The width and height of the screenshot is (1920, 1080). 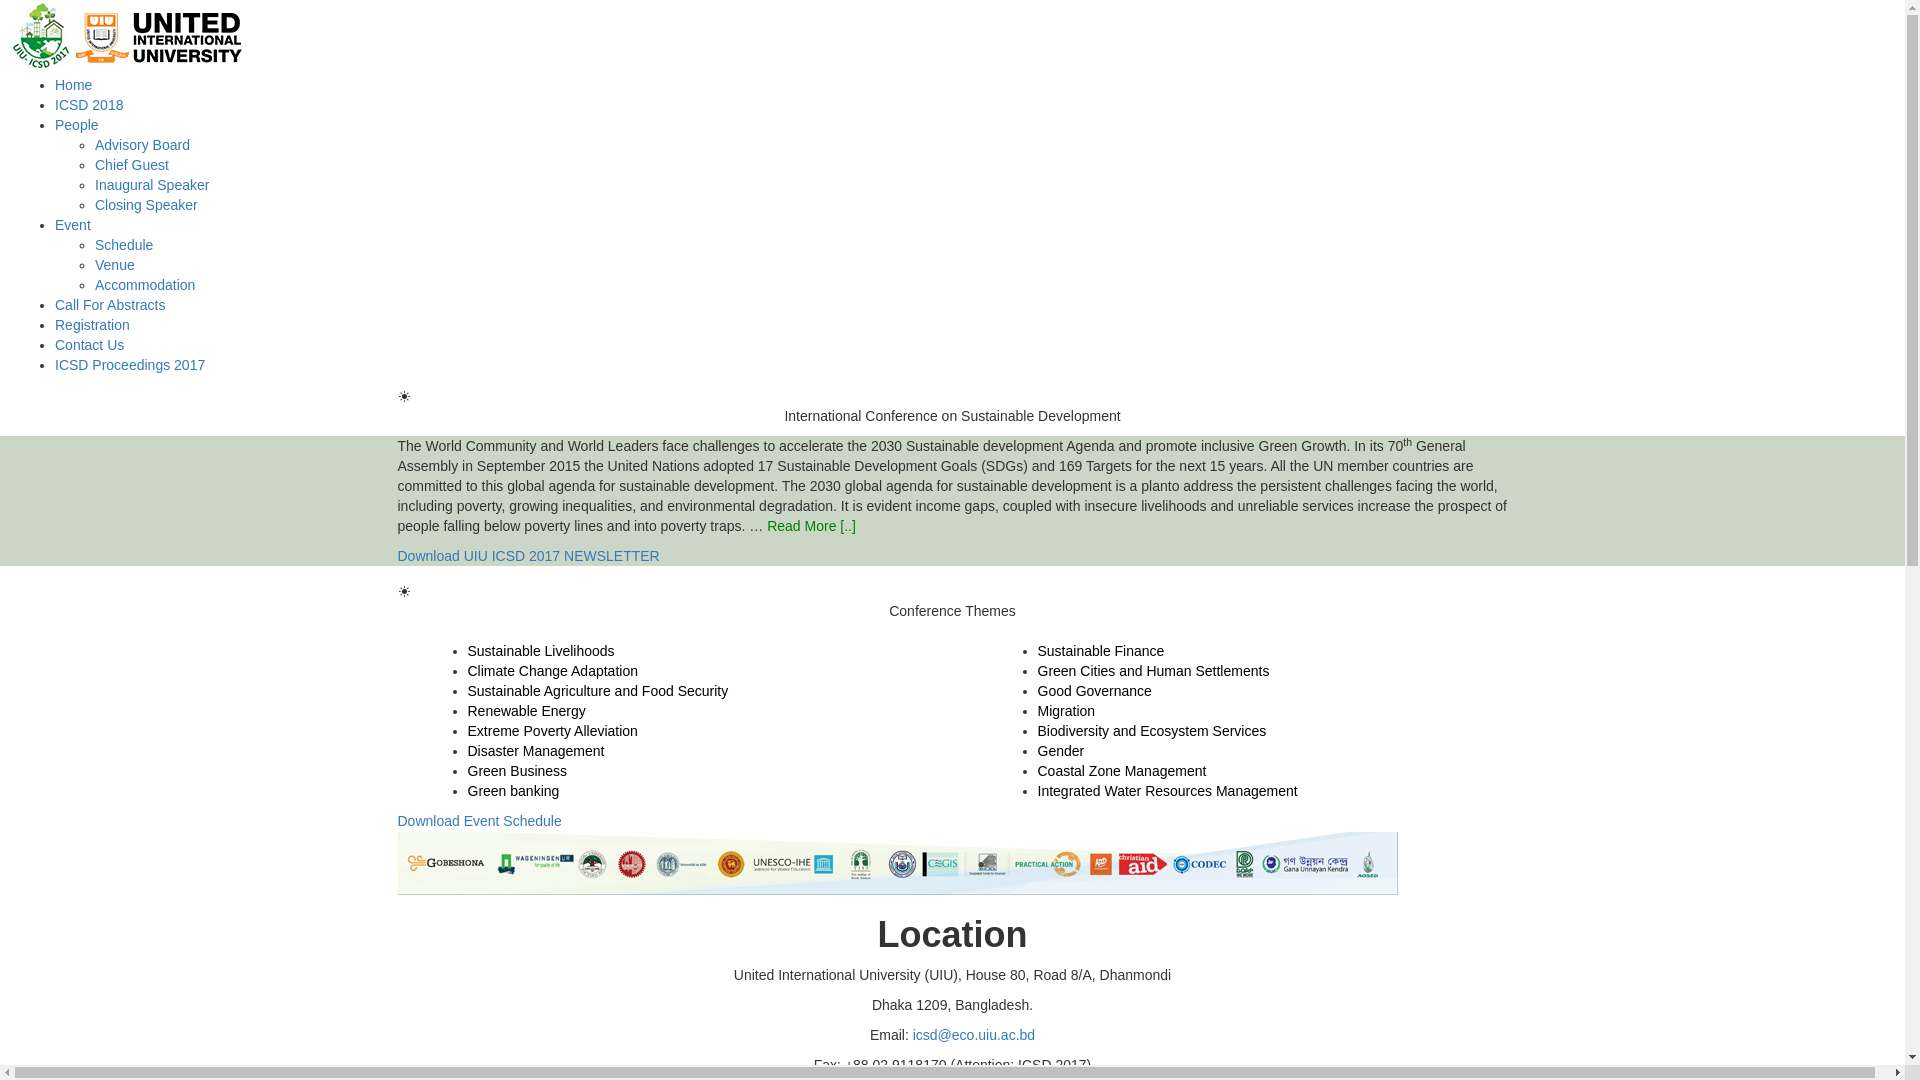 What do you see at coordinates (91, 323) in the screenshot?
I see `'Registration'` at bounding box center [91, 323].